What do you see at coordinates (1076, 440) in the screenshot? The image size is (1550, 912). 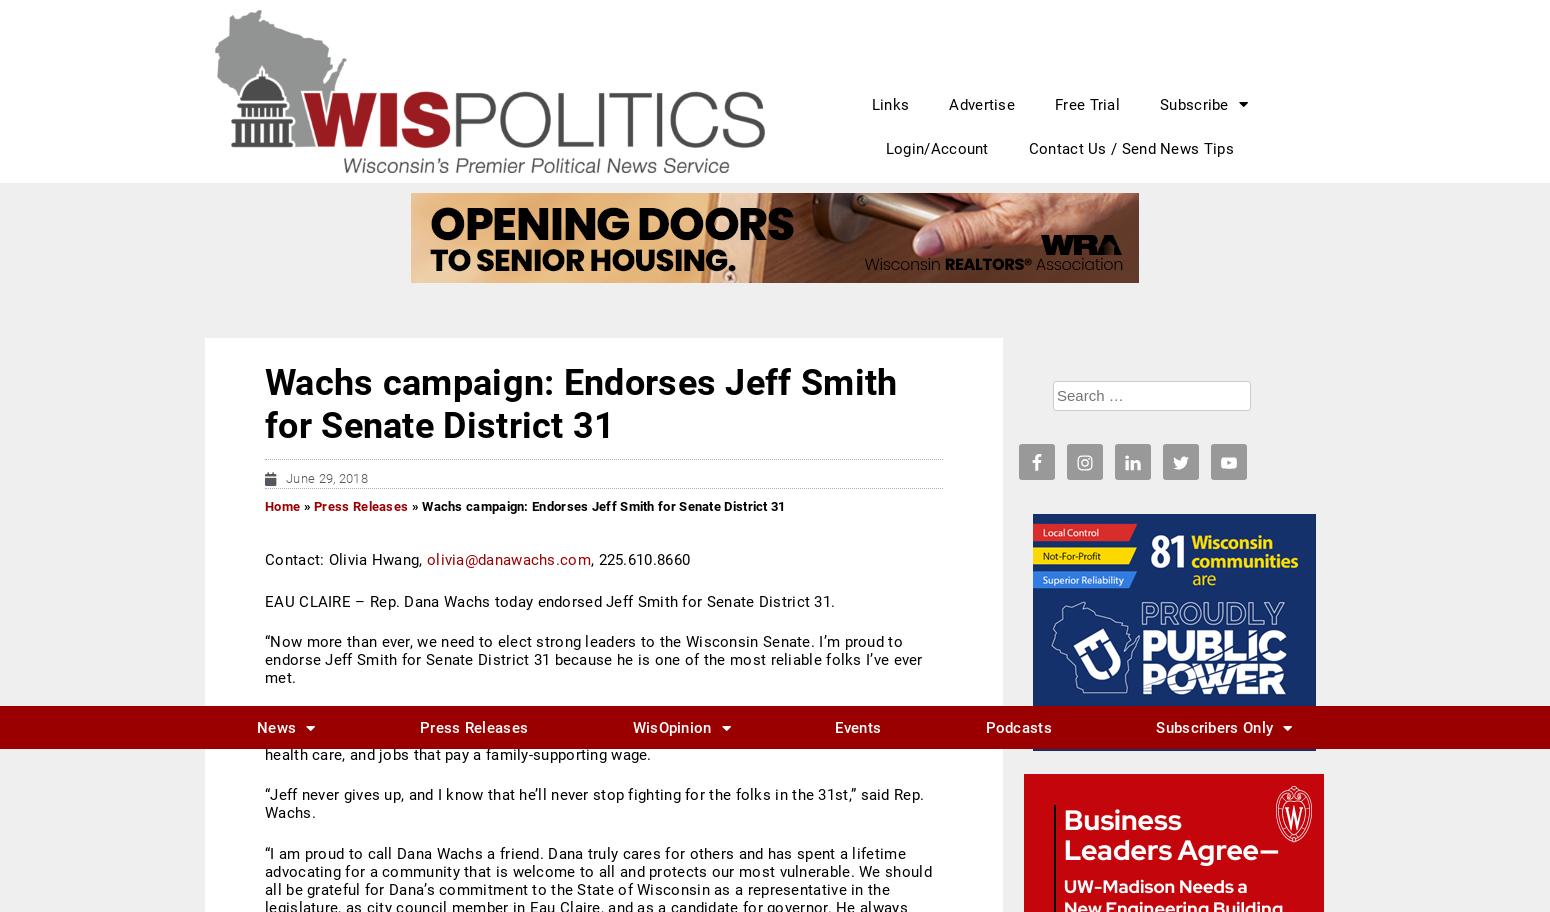 I see `'WisPolitics DC breakfast with Chuck Todd on Wisconsin and the 2024 election'` at bounding box center [1076, 440].